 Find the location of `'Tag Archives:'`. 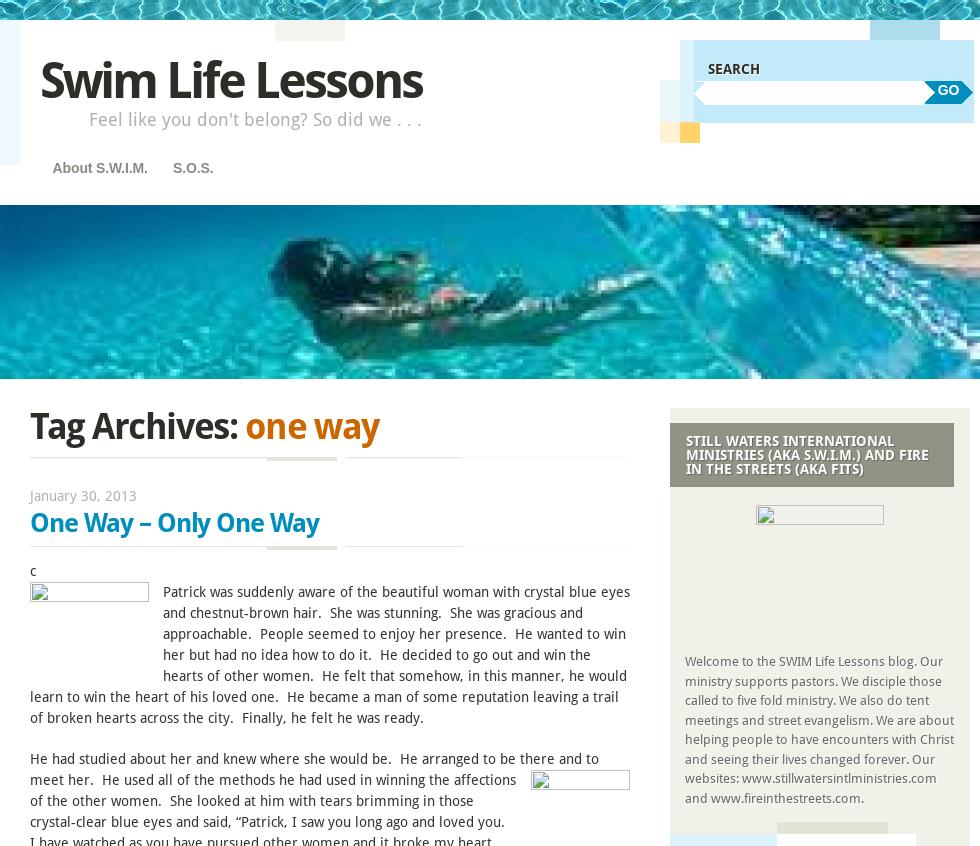

'Tag Archives:' is located at coordinates (137, 425).